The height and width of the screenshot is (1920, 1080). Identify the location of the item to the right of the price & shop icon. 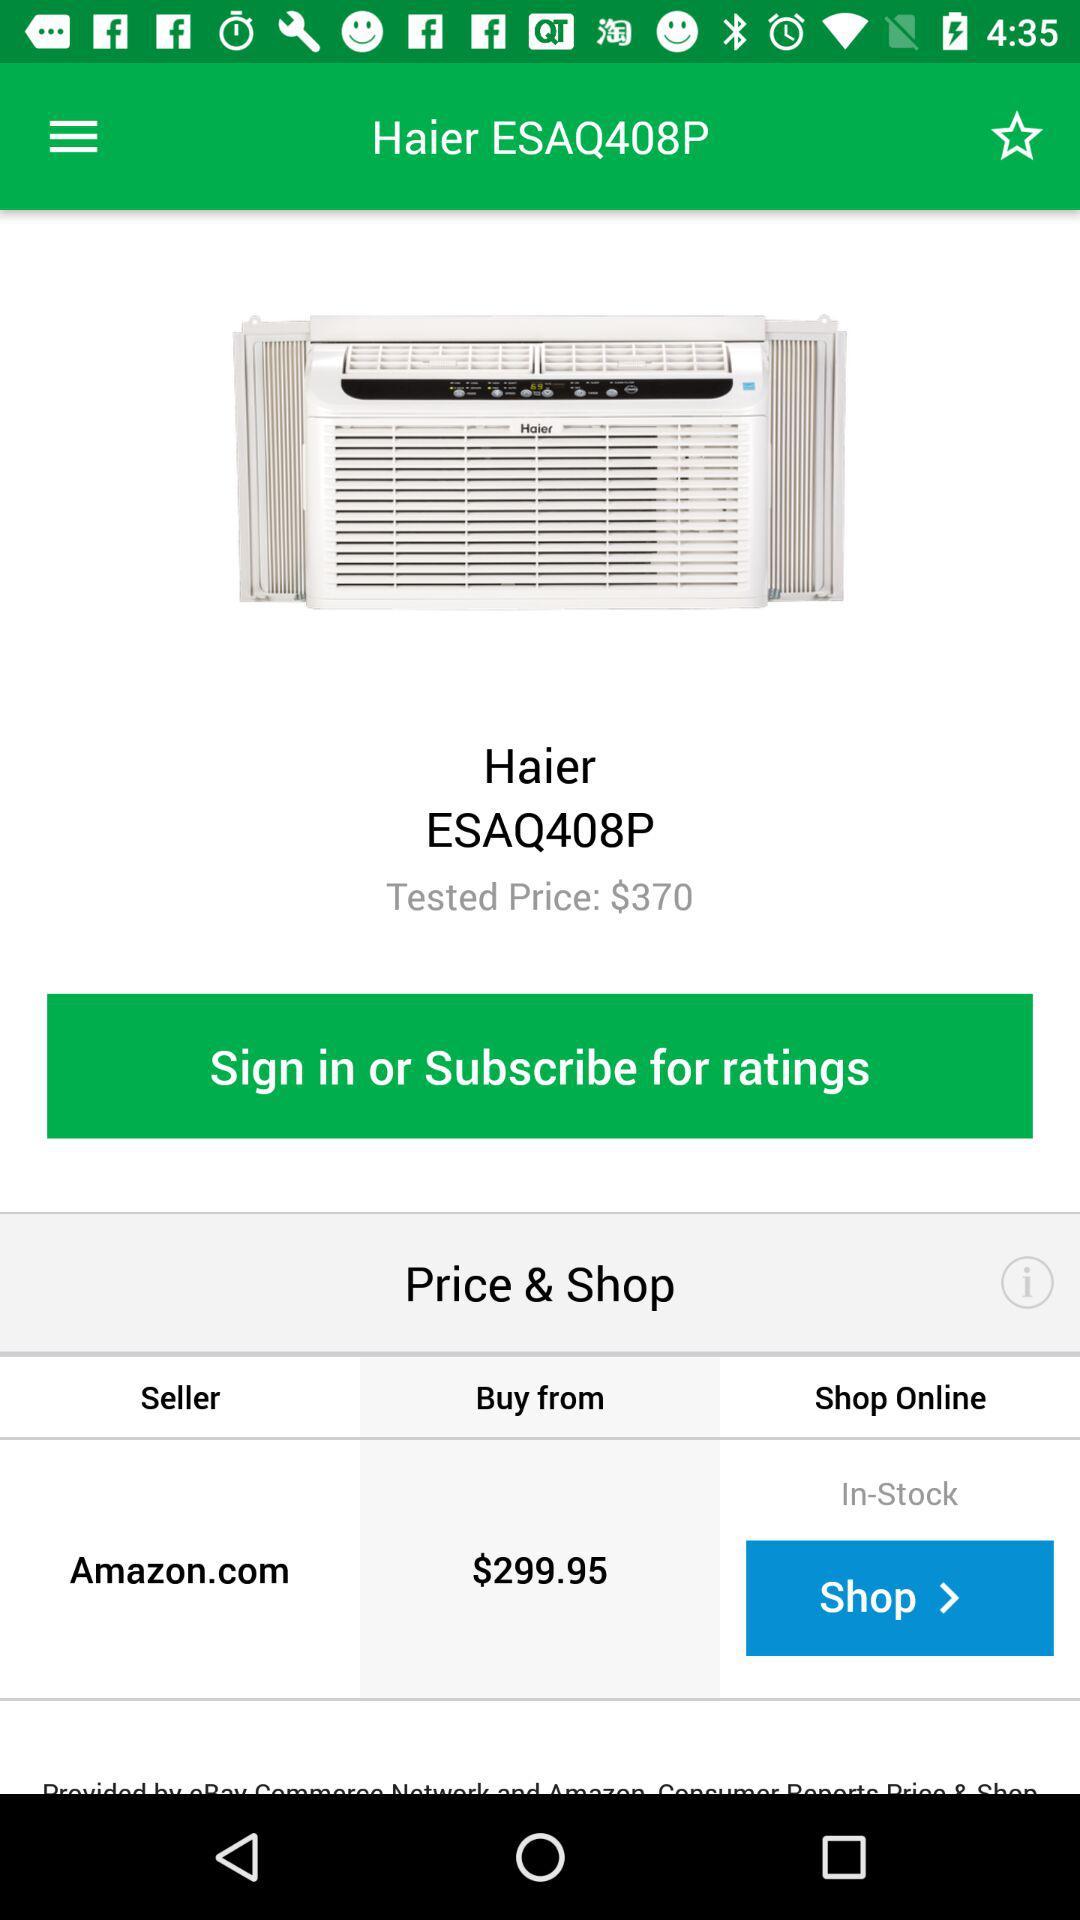
(1027, 1282).